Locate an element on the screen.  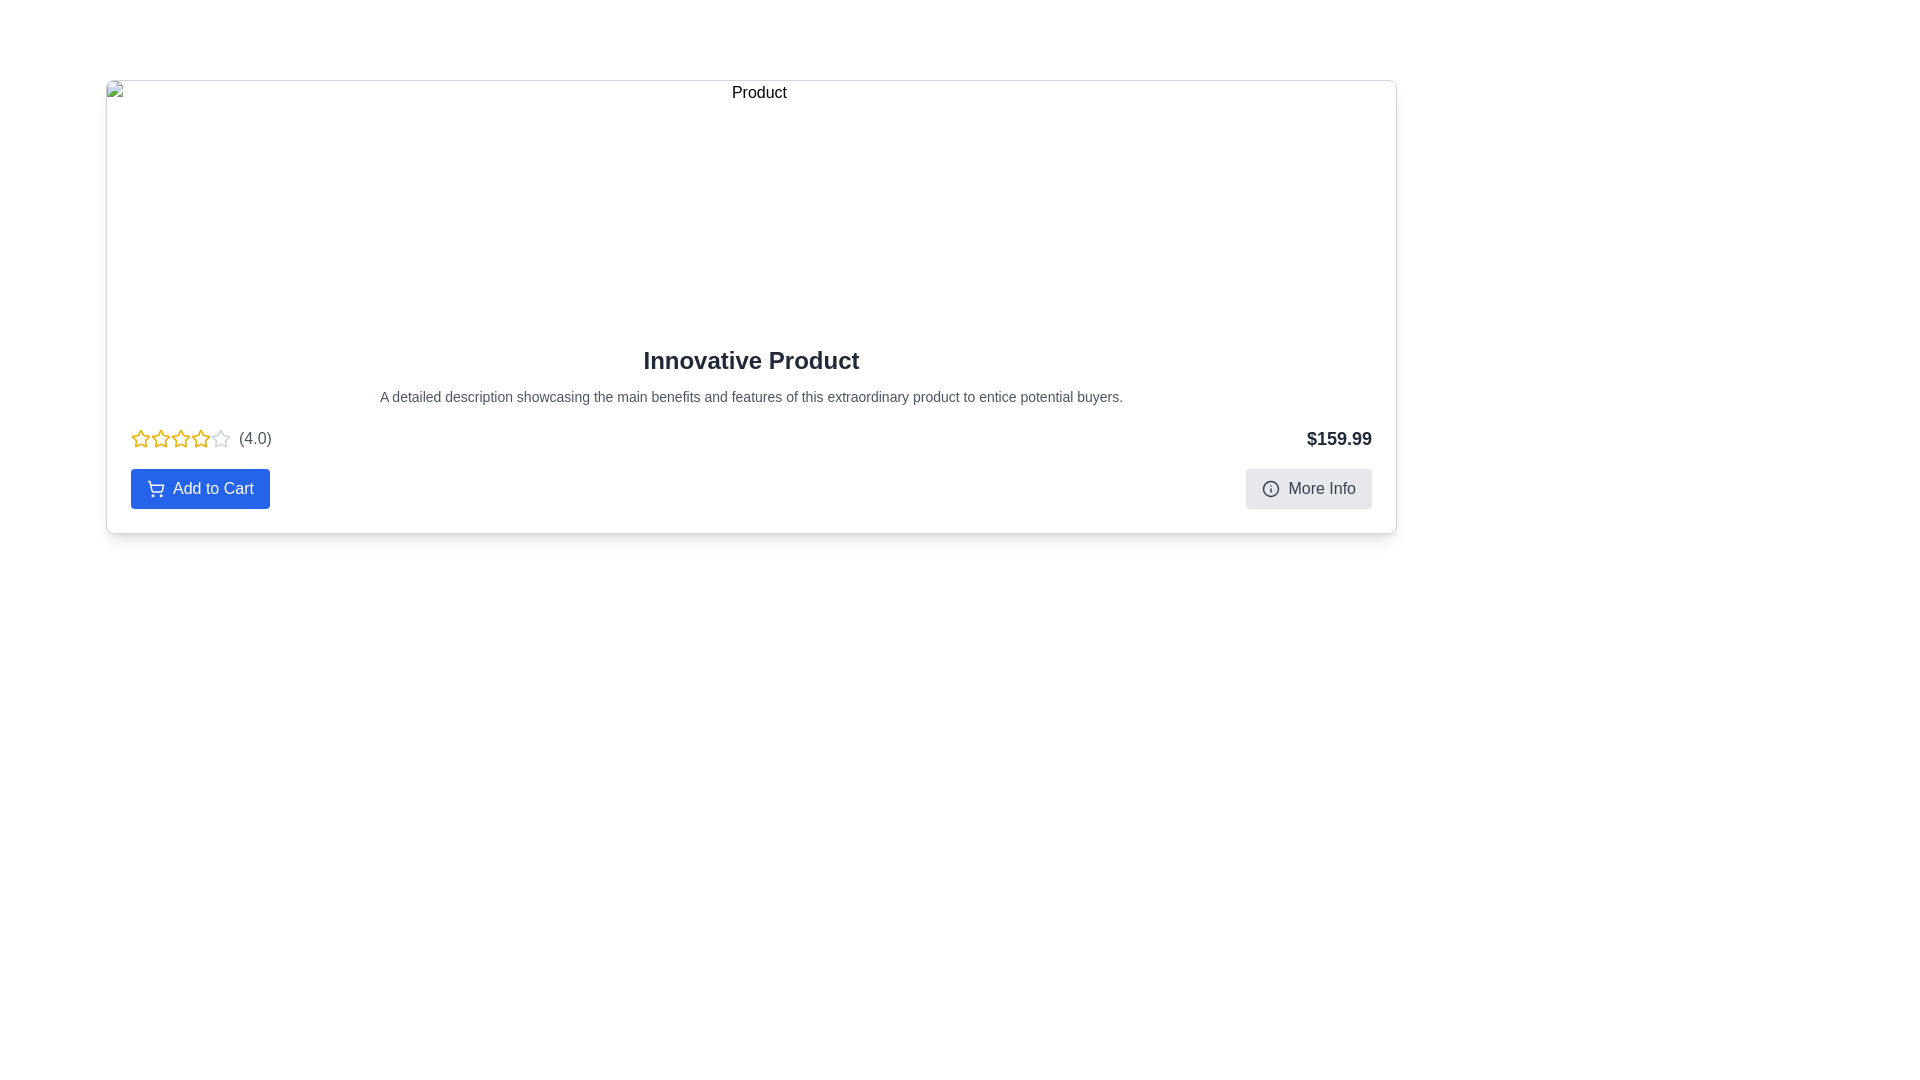
the 'Add to Cart' button that contains the shopping cart icon, which is styled in white against a blue background is located at coordinates (155, 489).